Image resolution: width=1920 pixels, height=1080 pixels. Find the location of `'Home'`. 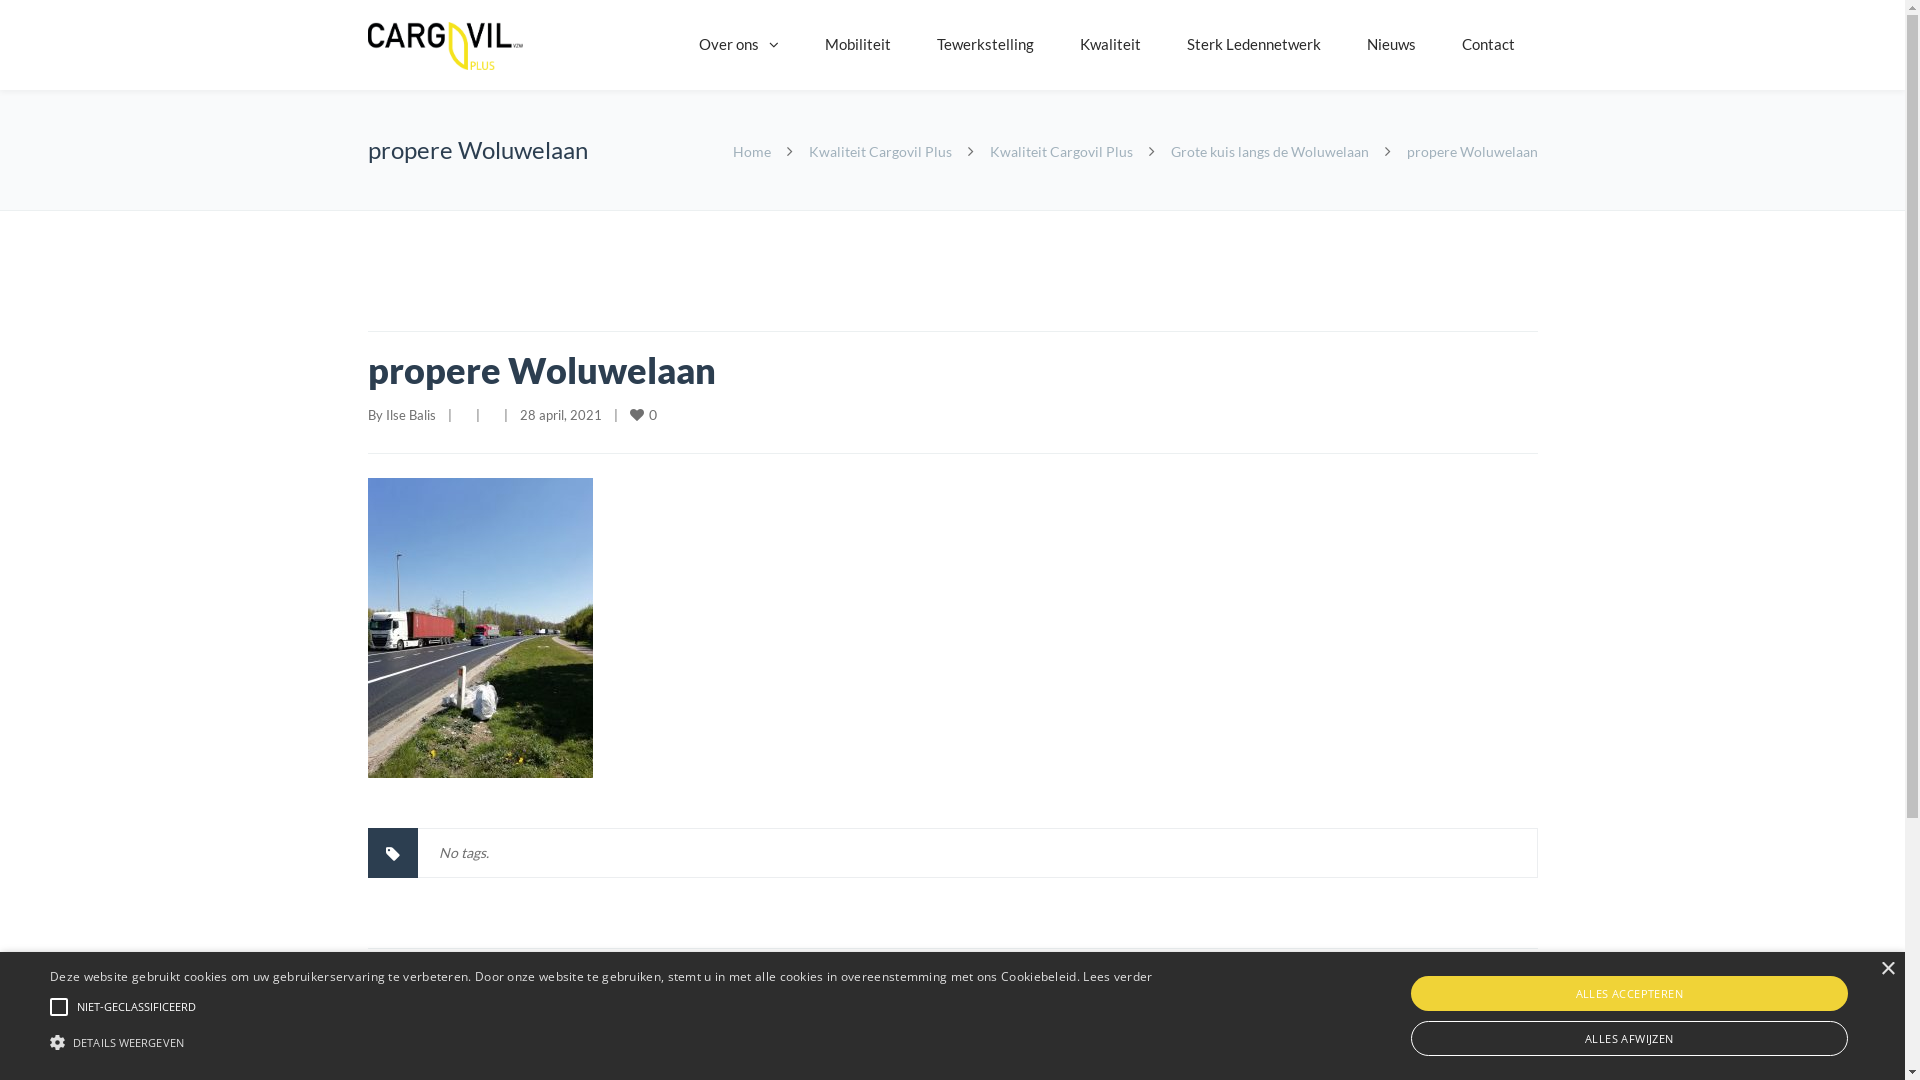

'Home' is located at coordinates (749, 150).